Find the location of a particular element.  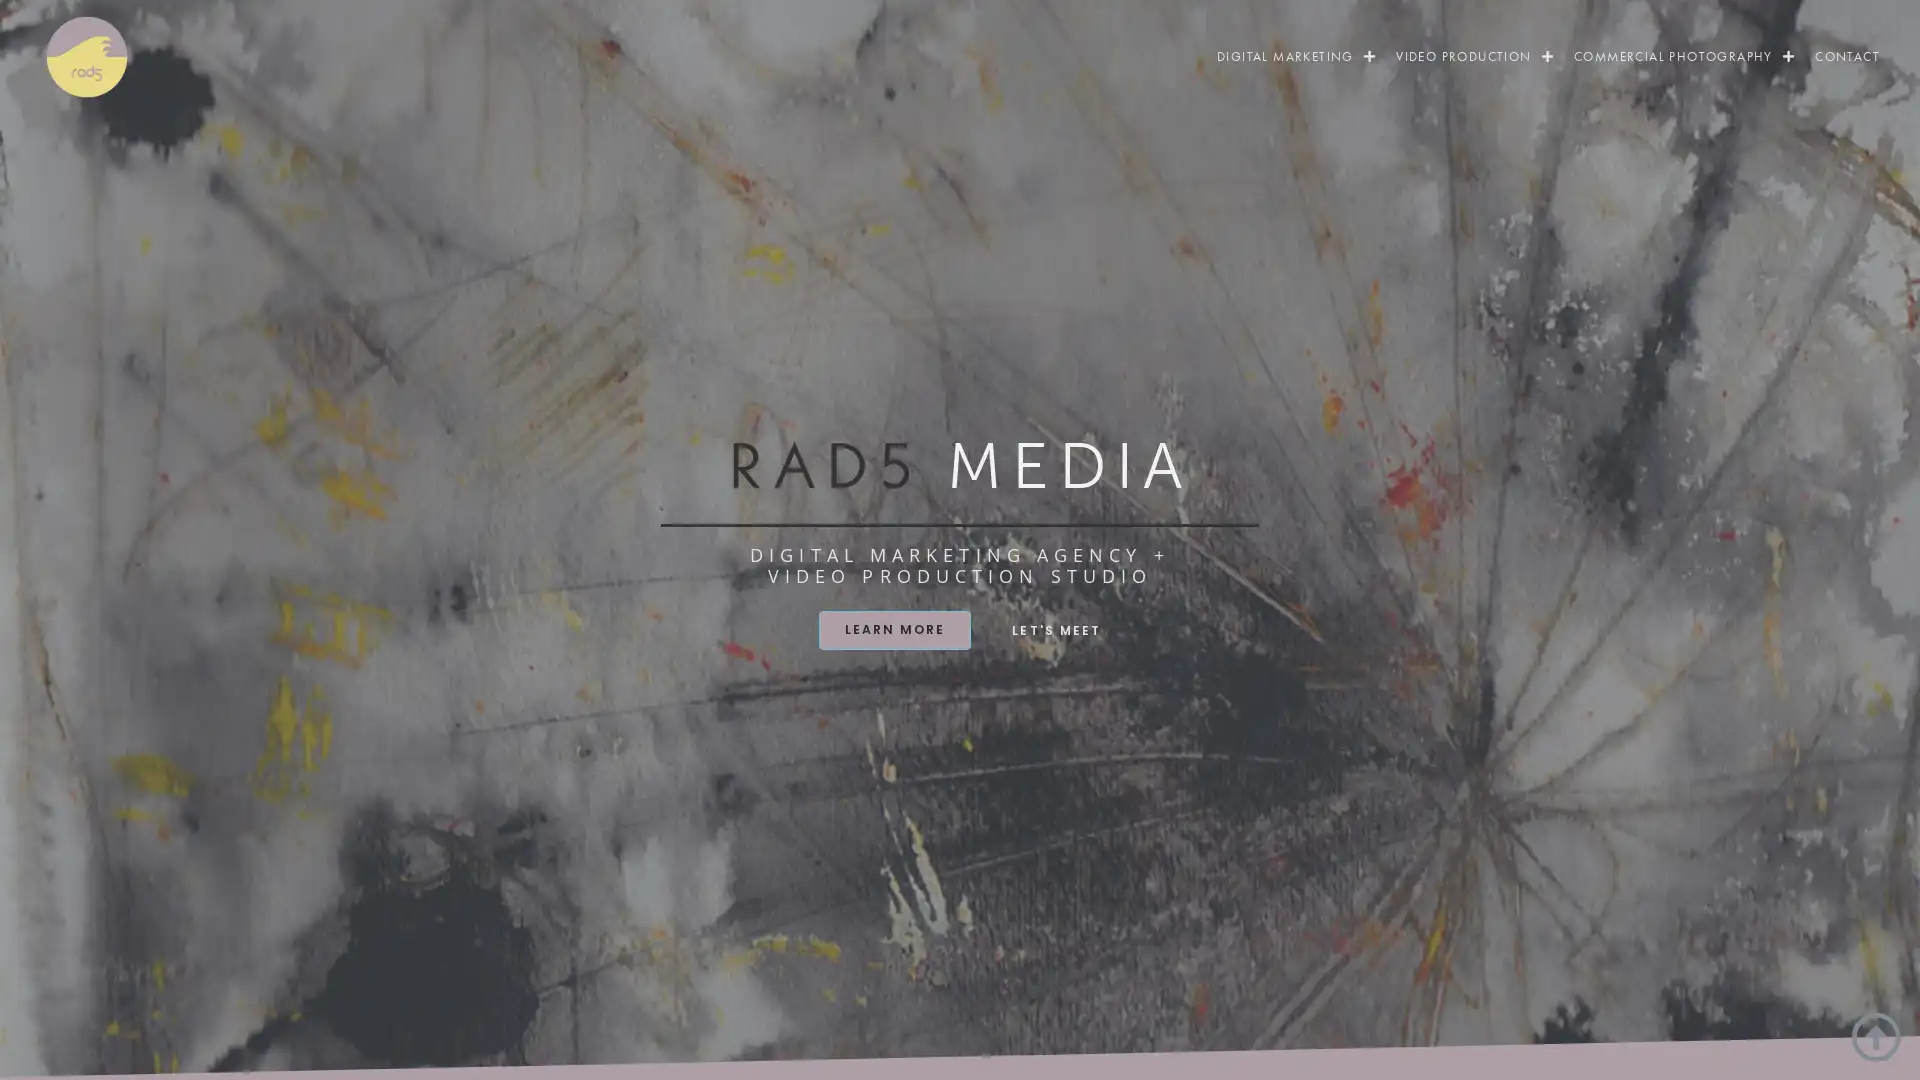

LEARN MORE is located at coordinates (893, 628).